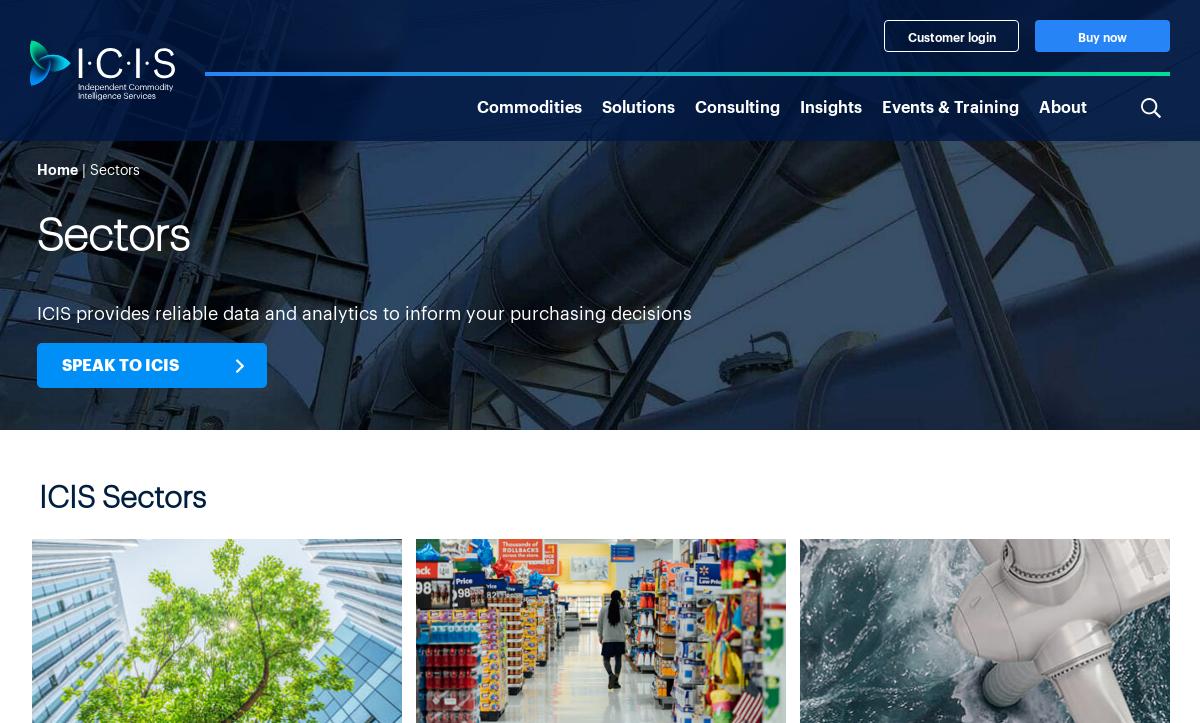 The height and width of the screenshot is (723, 1200). I want to click on 'ICIS Sectors', so click(39, 494).